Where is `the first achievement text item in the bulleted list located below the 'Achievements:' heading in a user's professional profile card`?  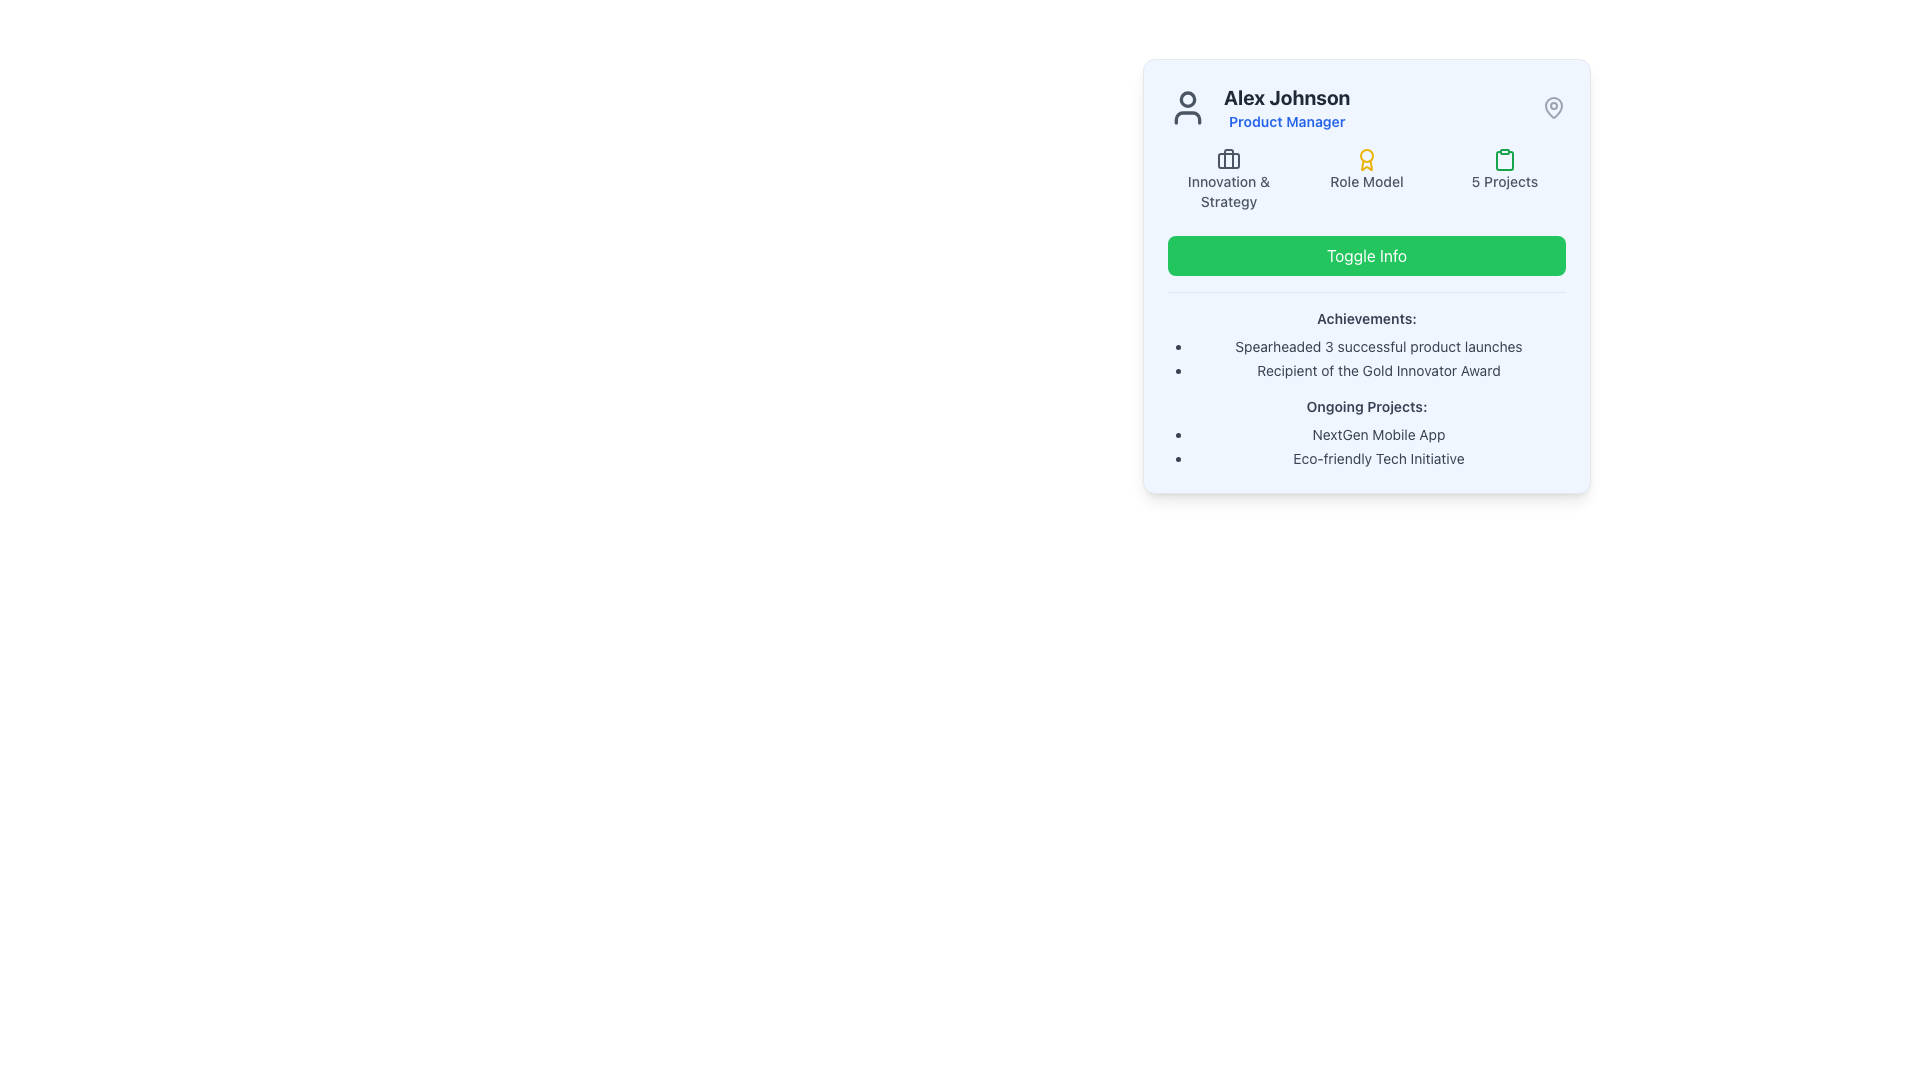
the first achievement text item in the bulleted list located below the 'Achievements:' heading in a user's professional profile card is located at coordinates (1377, 346).